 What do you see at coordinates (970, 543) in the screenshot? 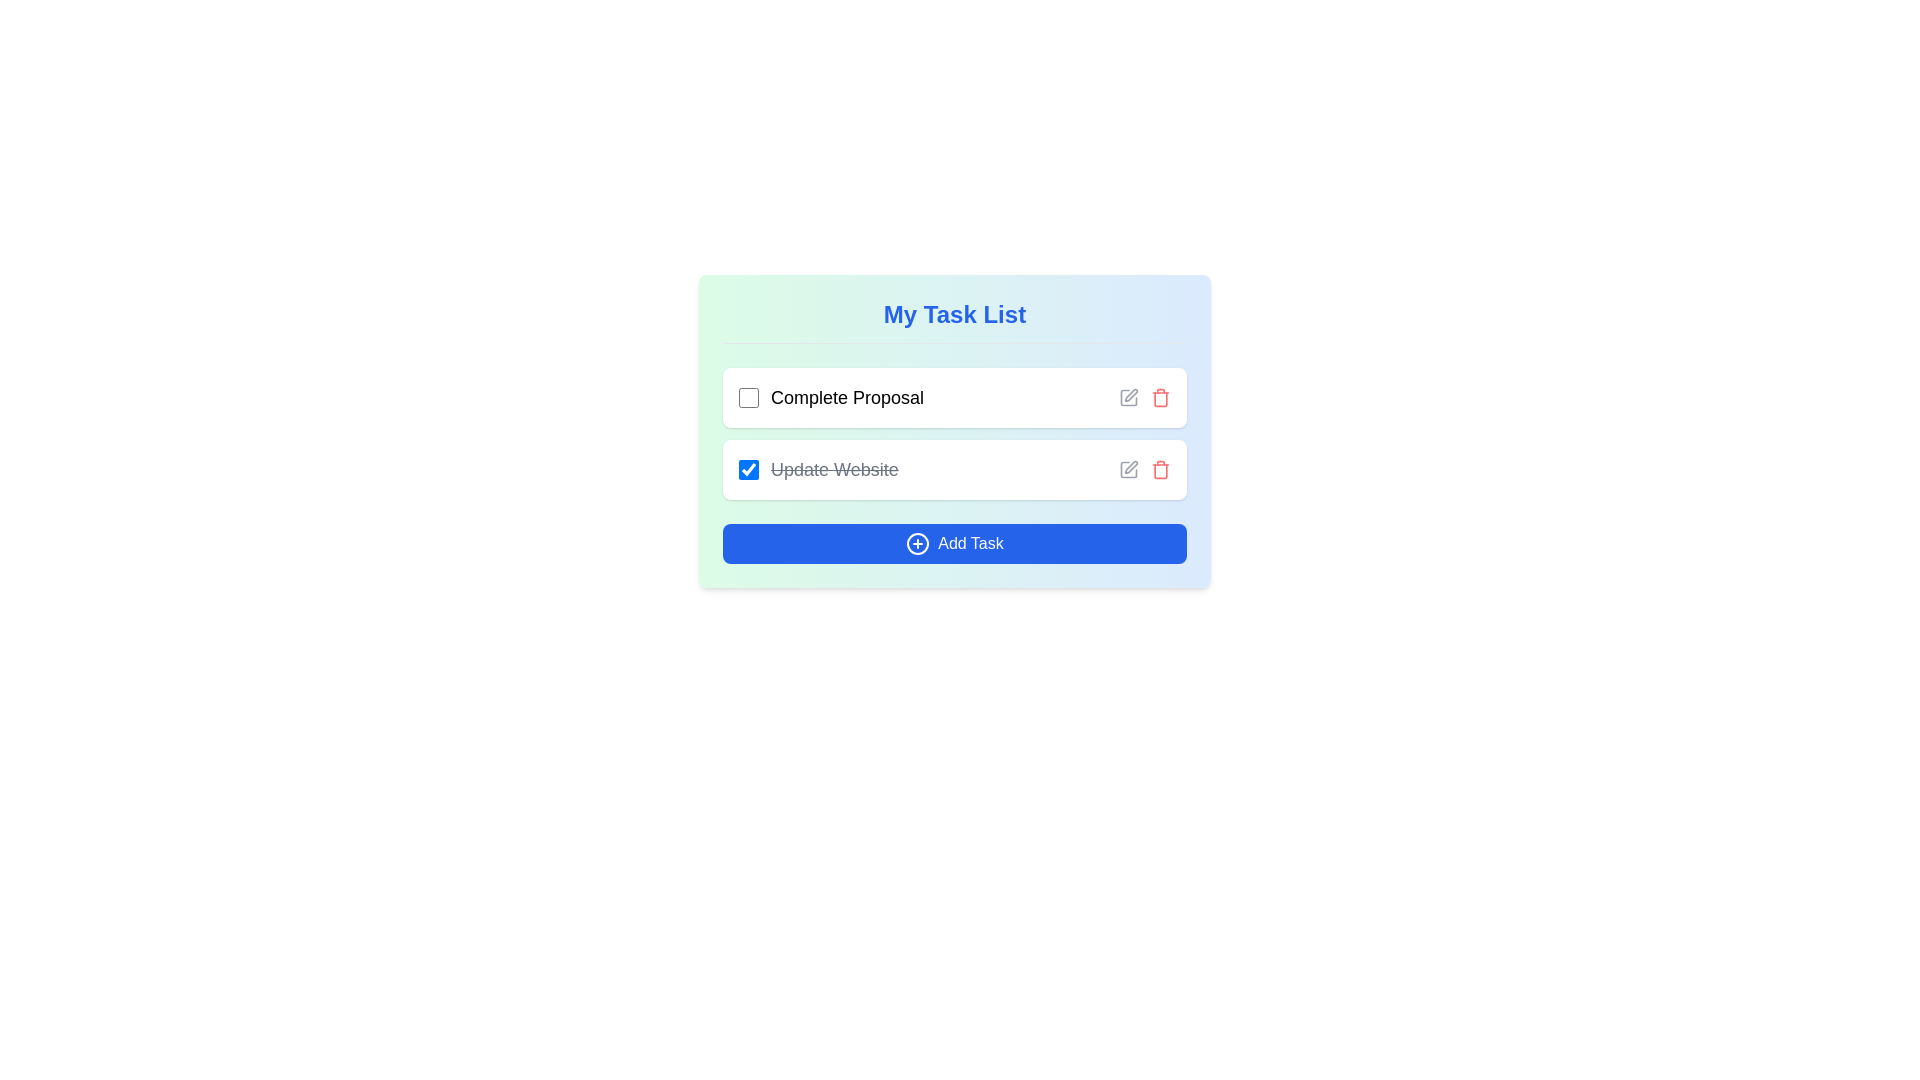
I see `the text label that indicates the function of the 'Add Task' button, which is located at the bottom of the task management interface, to the right of the plus icon` at bounding box center [970, 543].